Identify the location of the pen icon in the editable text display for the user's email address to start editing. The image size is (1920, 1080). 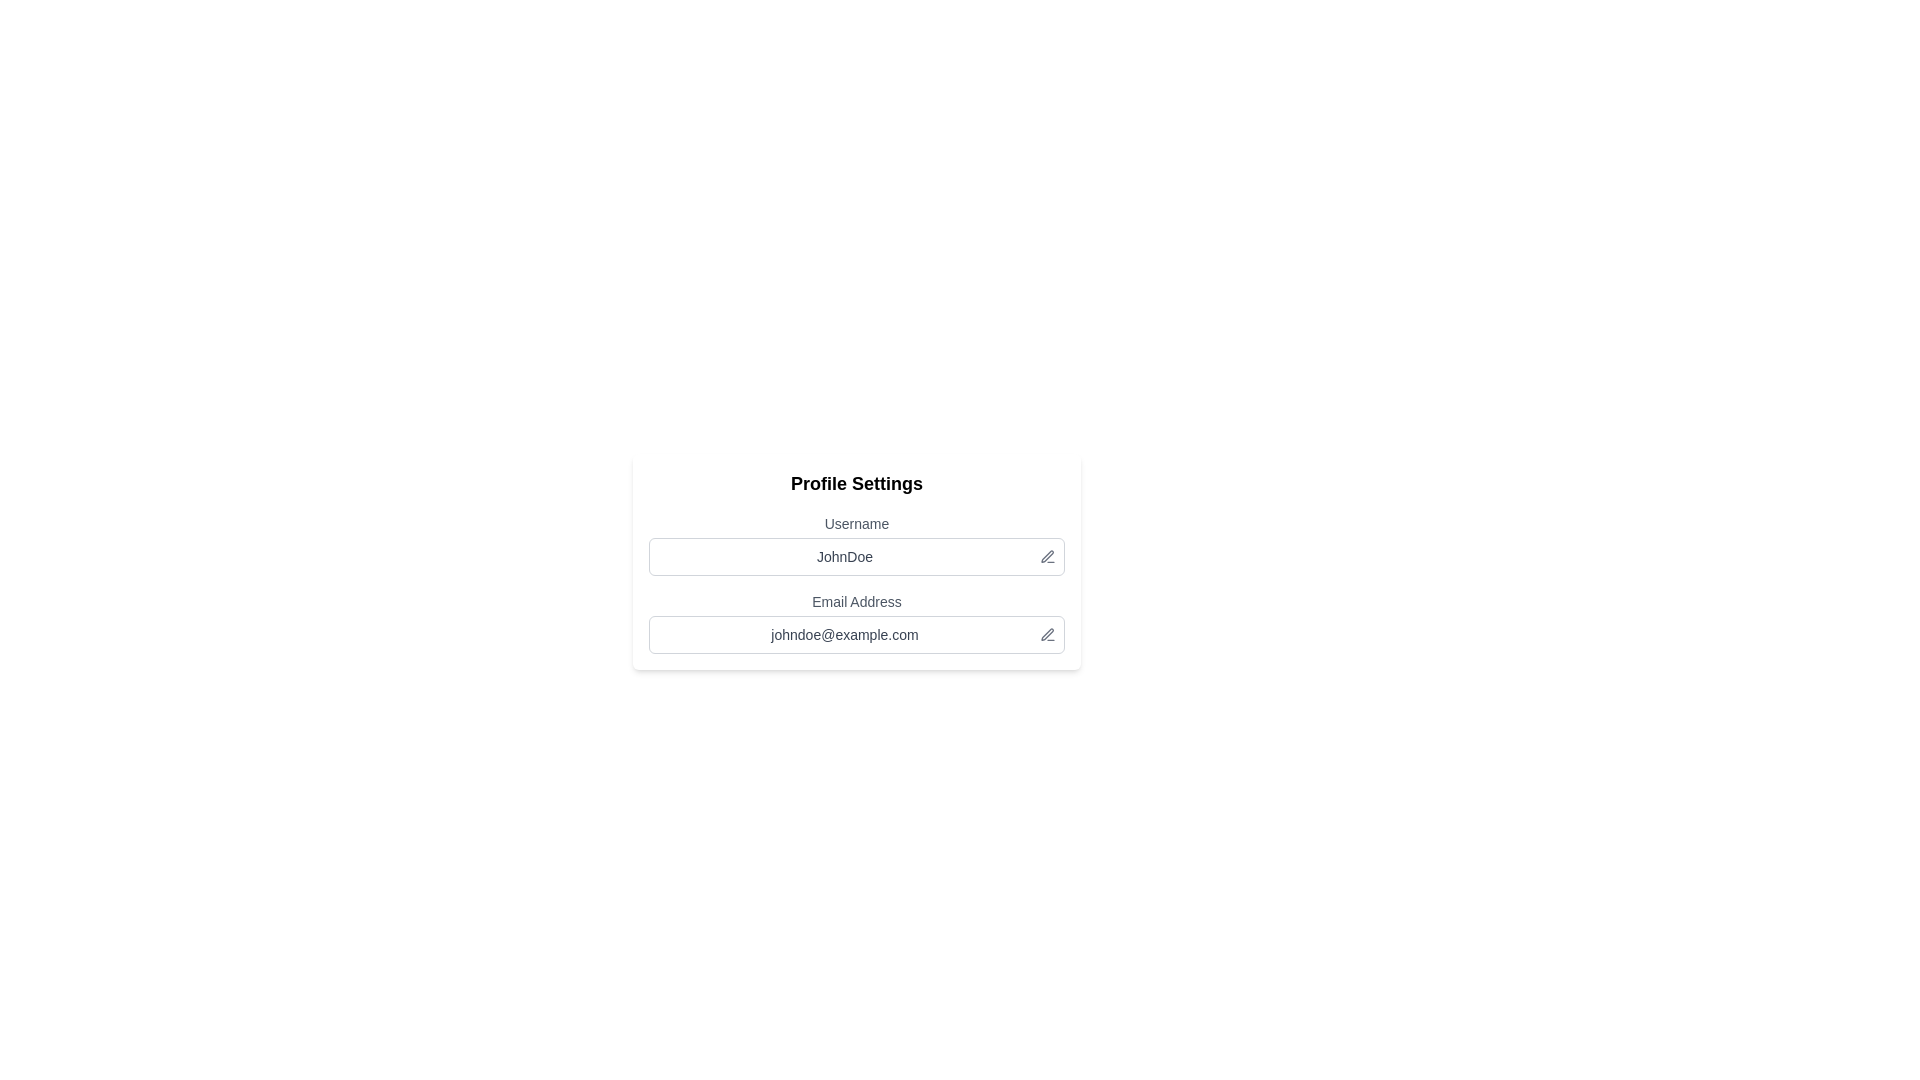
(857, 635).